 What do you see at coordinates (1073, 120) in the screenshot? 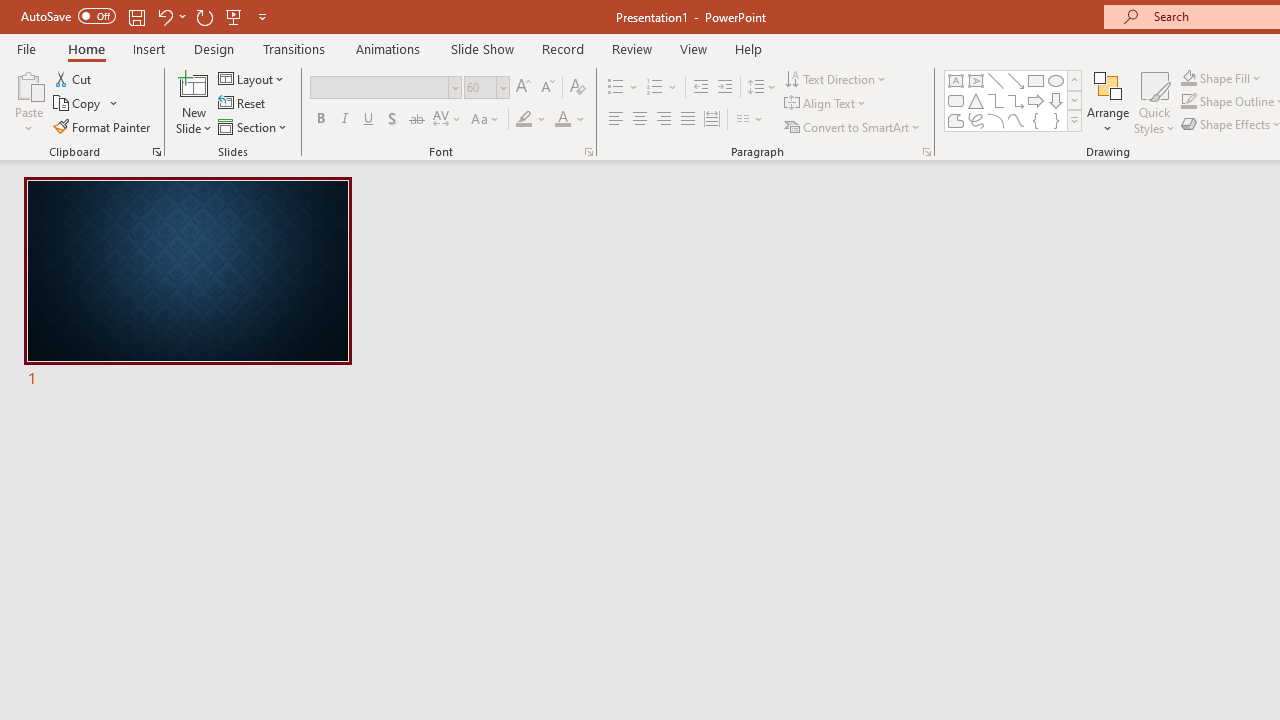
I see `'Shapes'` at bounding box center [1073, 120].